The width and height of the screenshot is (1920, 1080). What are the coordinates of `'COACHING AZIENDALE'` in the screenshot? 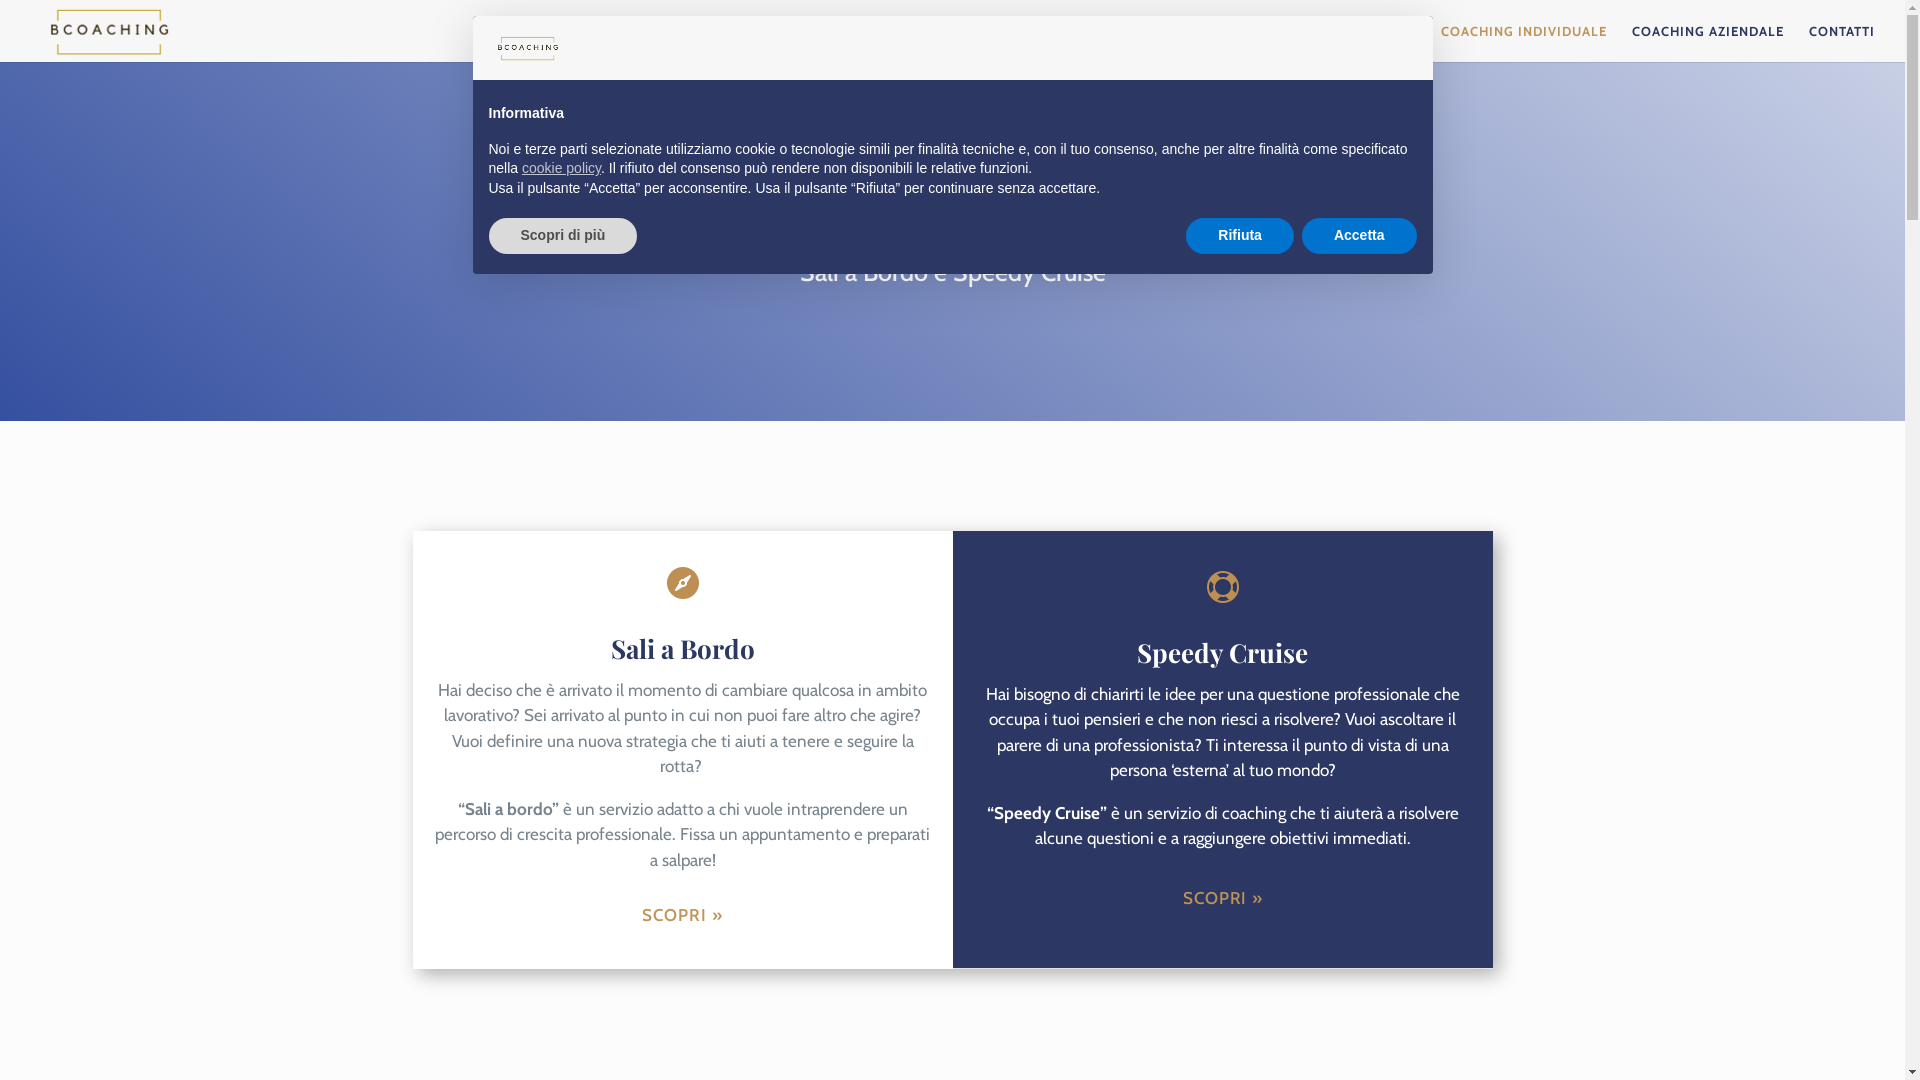 It's located at (1707, 42).